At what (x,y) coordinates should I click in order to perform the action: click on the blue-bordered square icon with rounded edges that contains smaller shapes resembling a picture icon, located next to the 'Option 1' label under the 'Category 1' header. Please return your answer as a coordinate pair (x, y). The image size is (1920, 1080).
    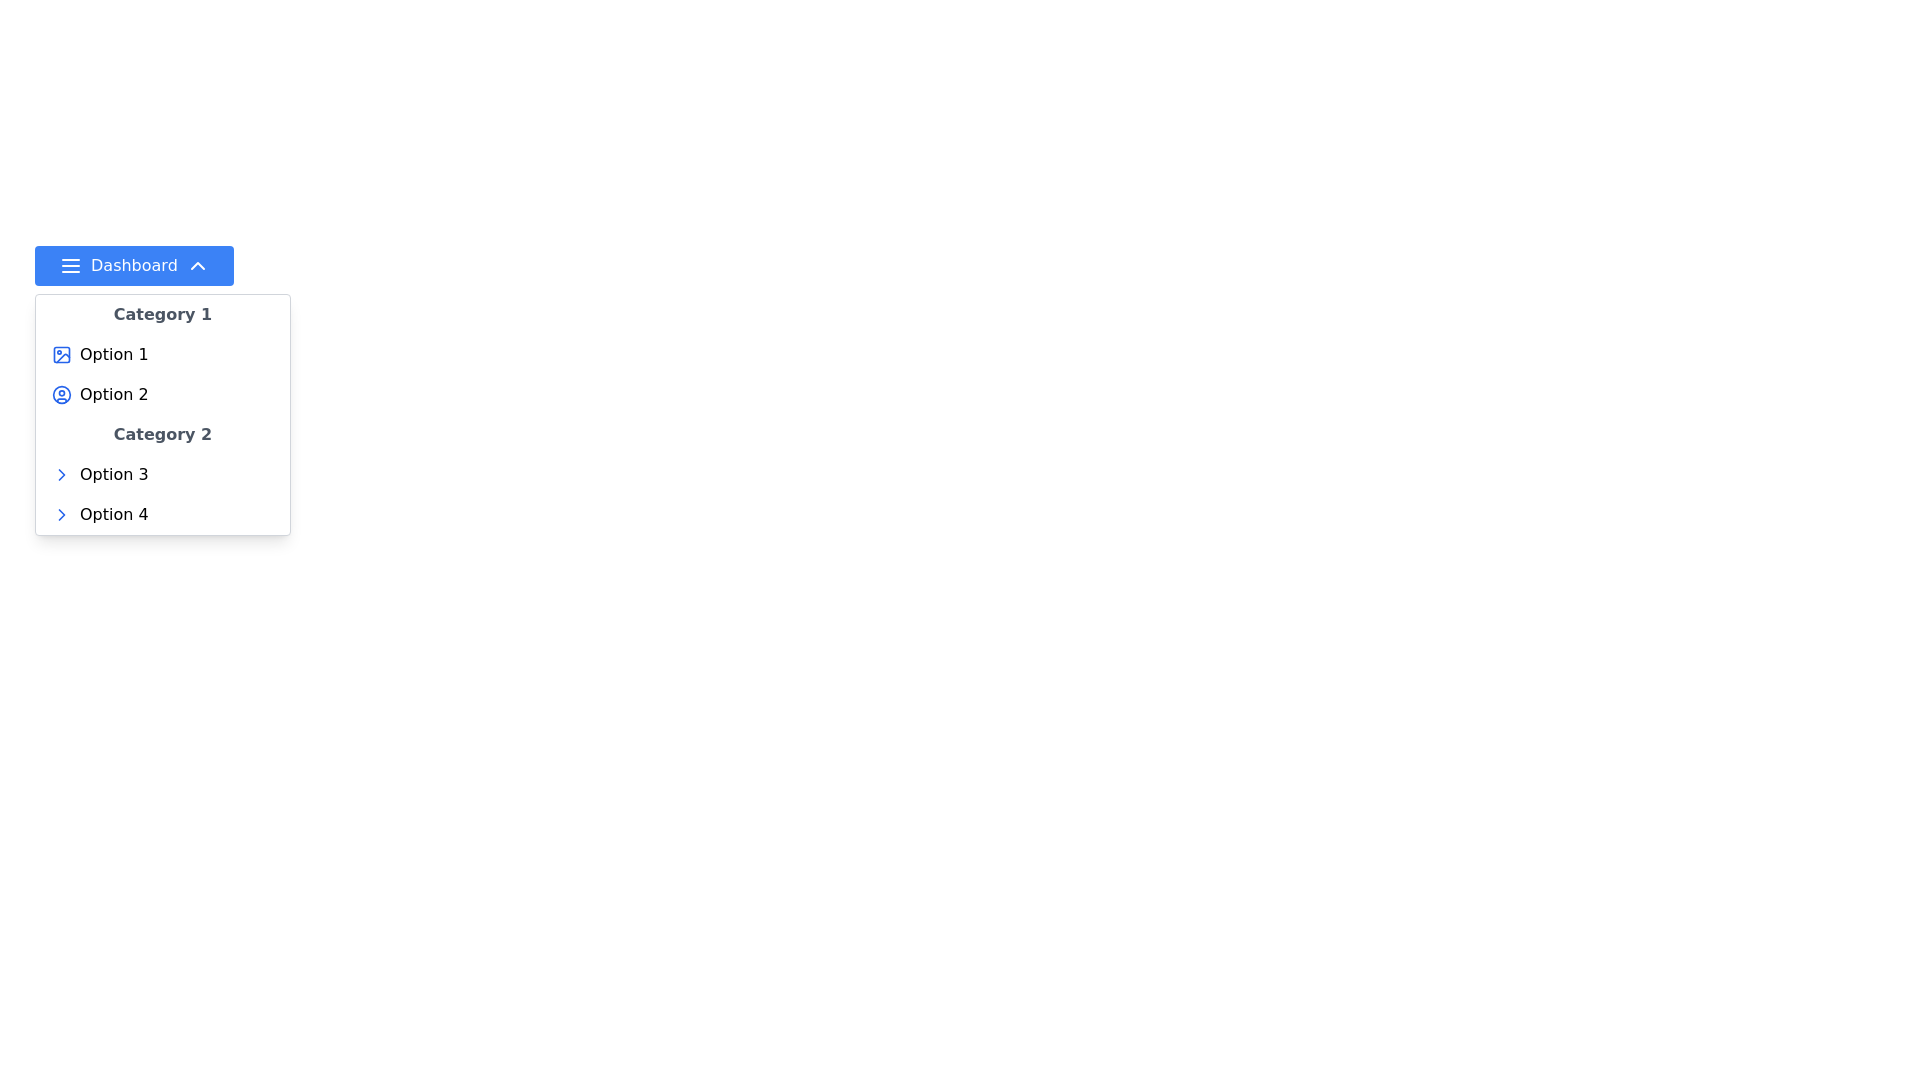
    Looking at the image, I should click on (62, 353).